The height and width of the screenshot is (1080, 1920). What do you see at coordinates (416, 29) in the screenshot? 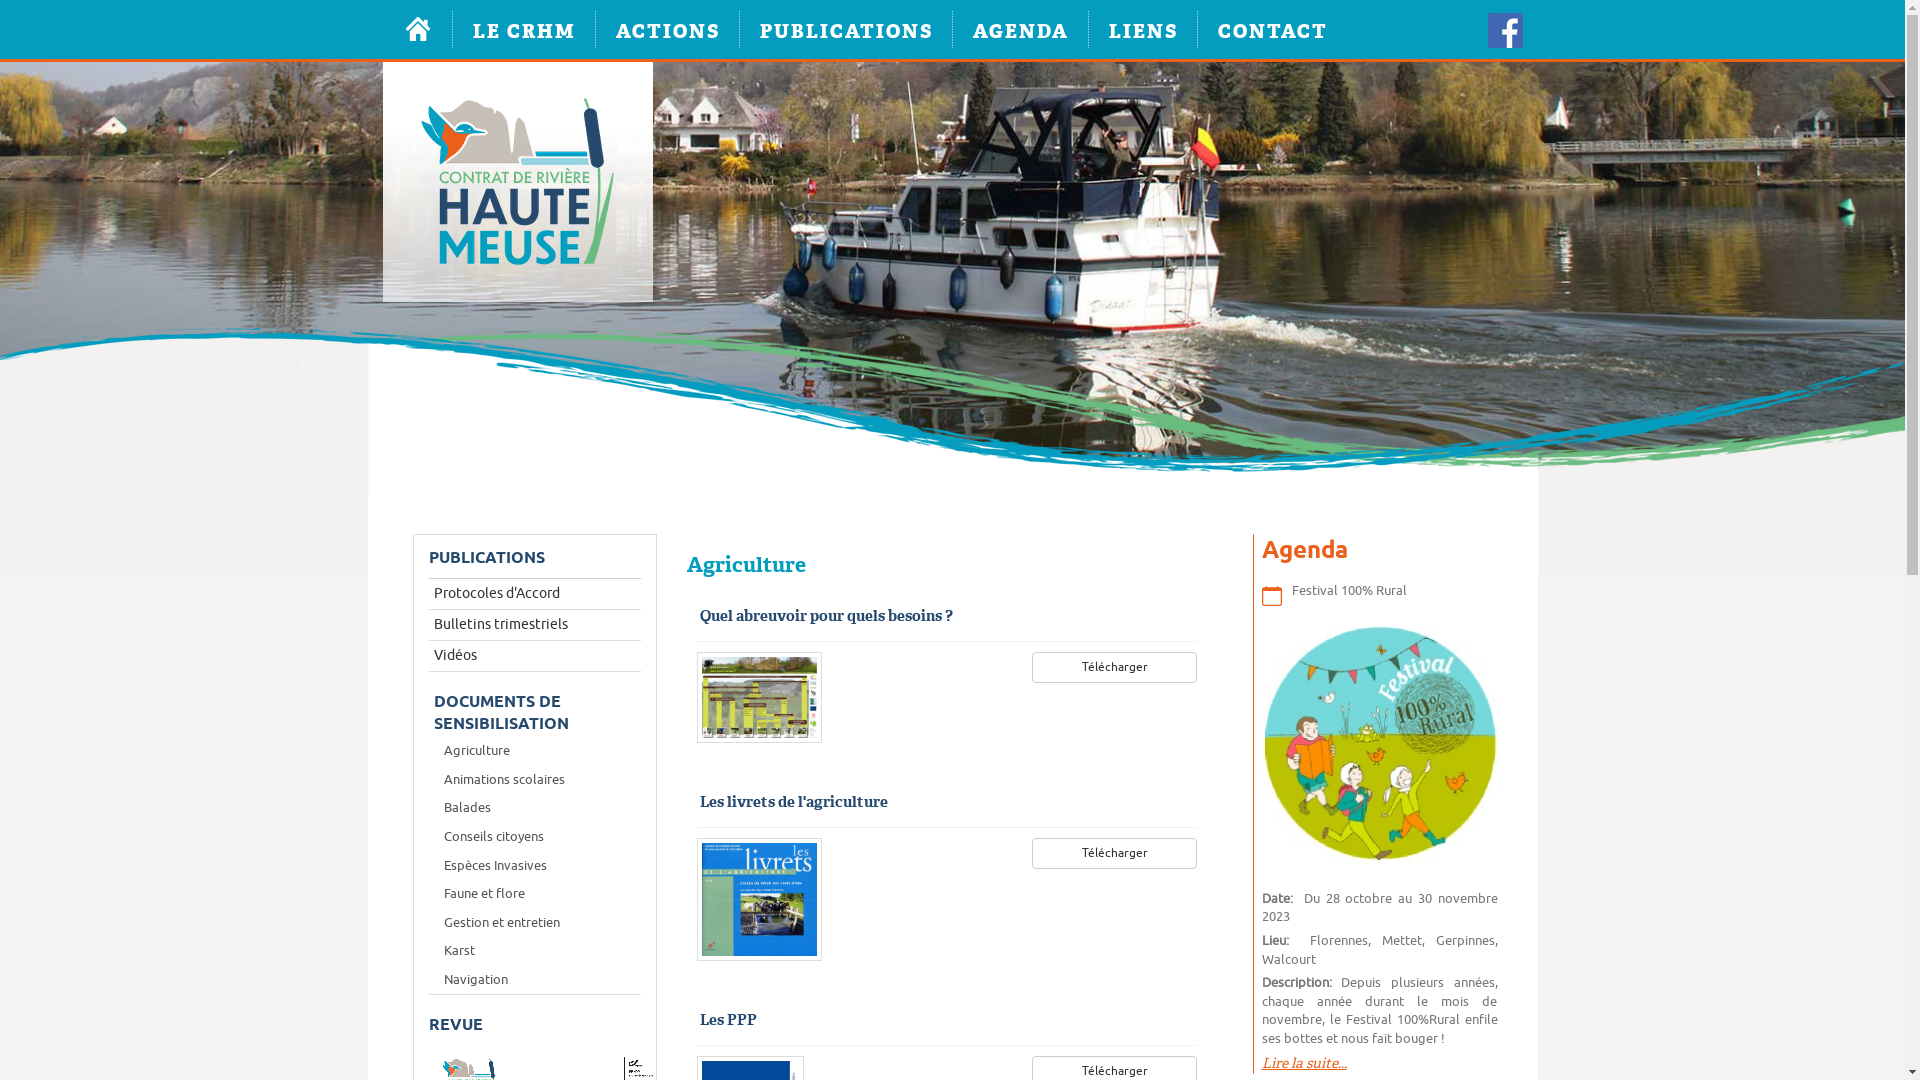
I see `'Accueil'` at bounding box center [416, 29].